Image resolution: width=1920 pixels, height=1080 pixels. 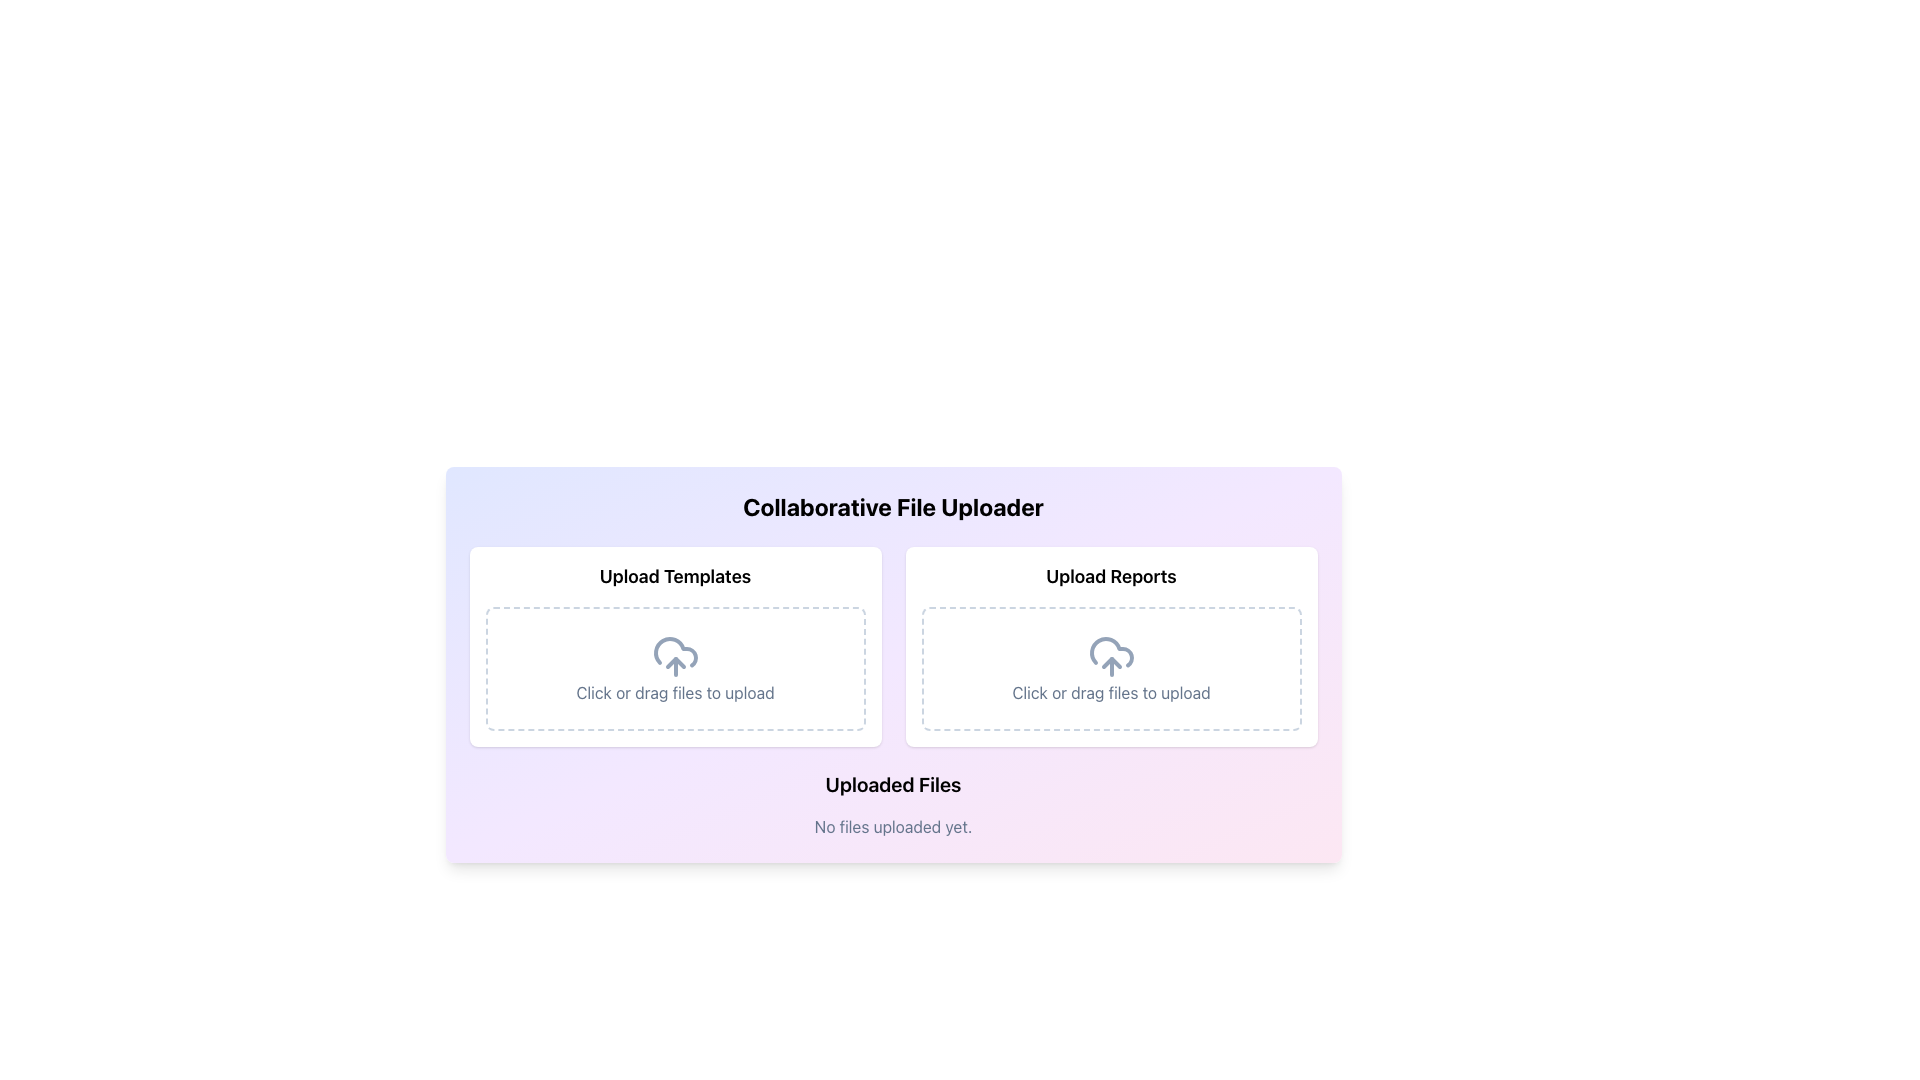 I want to click on the cloud upload icon, which is characterized by its cloud shape and upward arrow, located within the dashed-bordered area labeled 'Click or drag files to upload.', so click(x=675, y=656).